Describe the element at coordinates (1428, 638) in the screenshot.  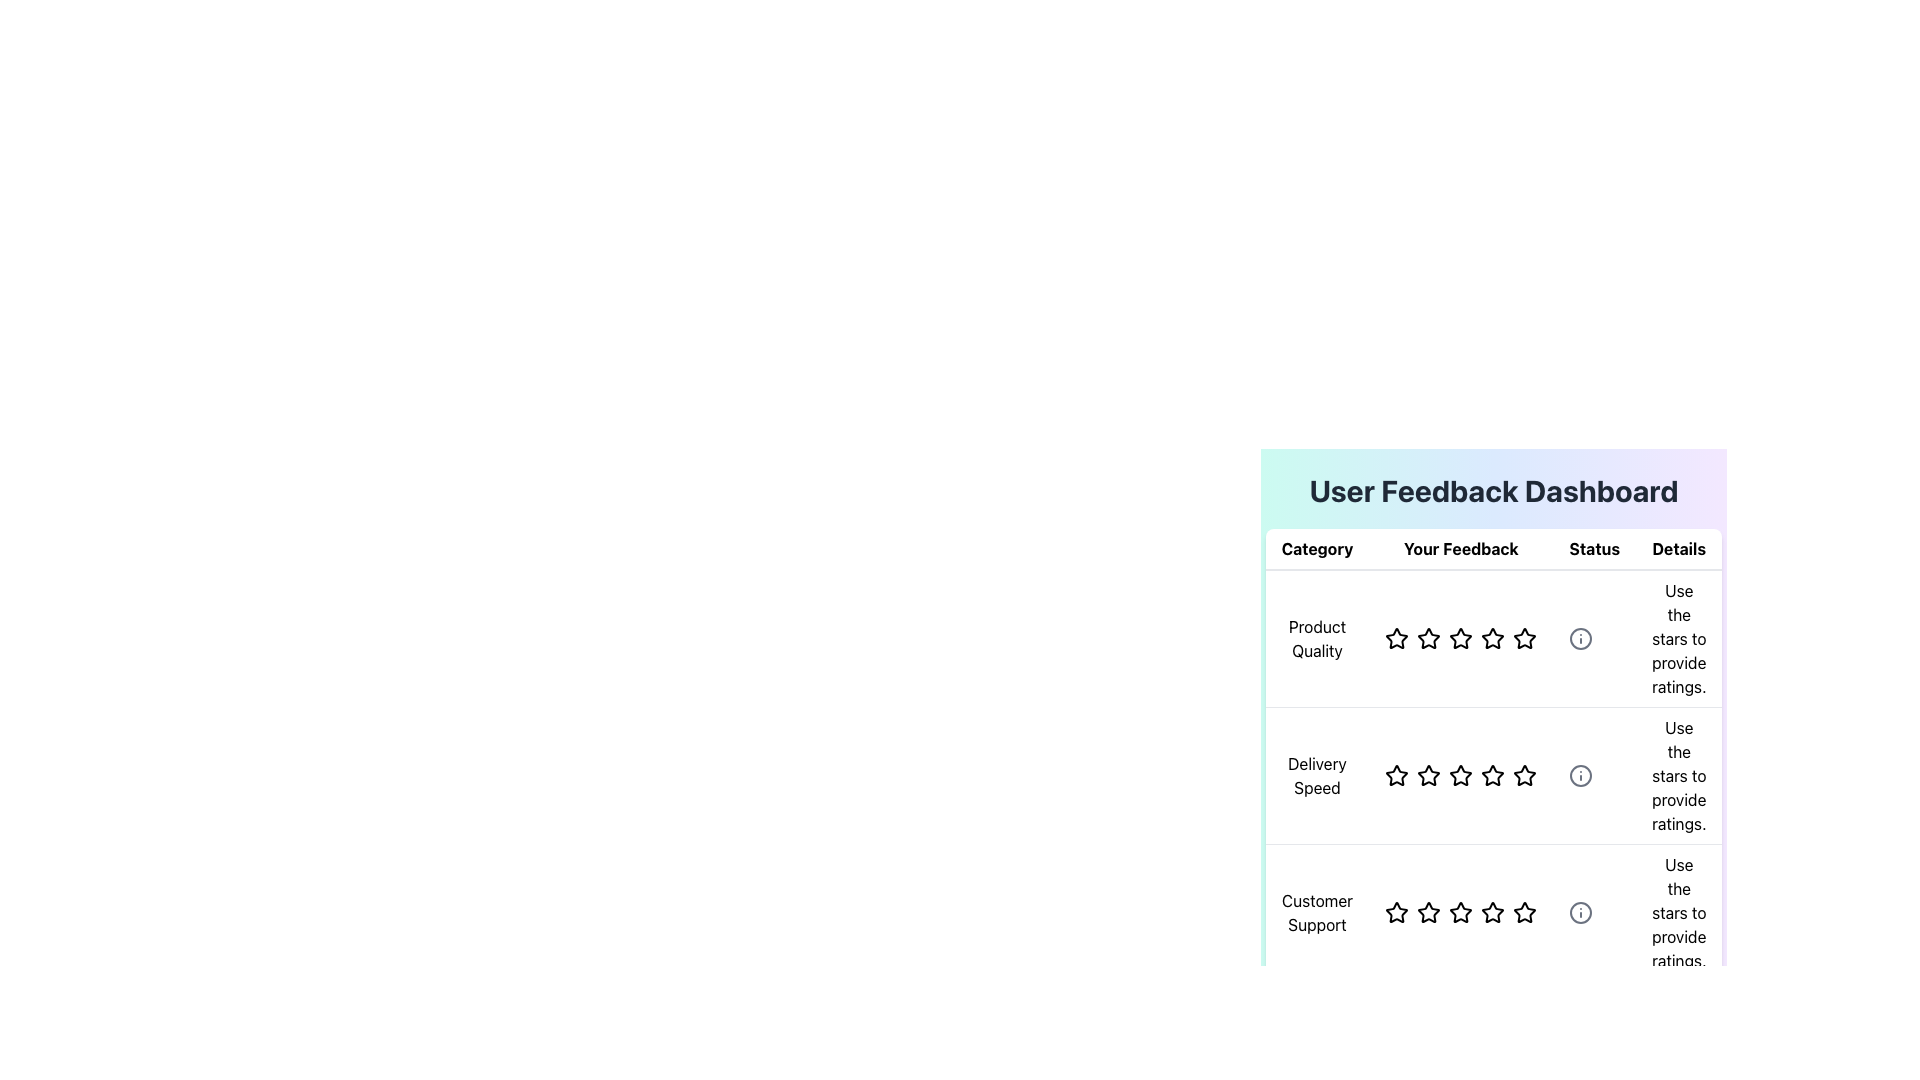
I see `the second star icon in the 'Product Quality' row of the 'Your Feedback' column to rate it` at that location.